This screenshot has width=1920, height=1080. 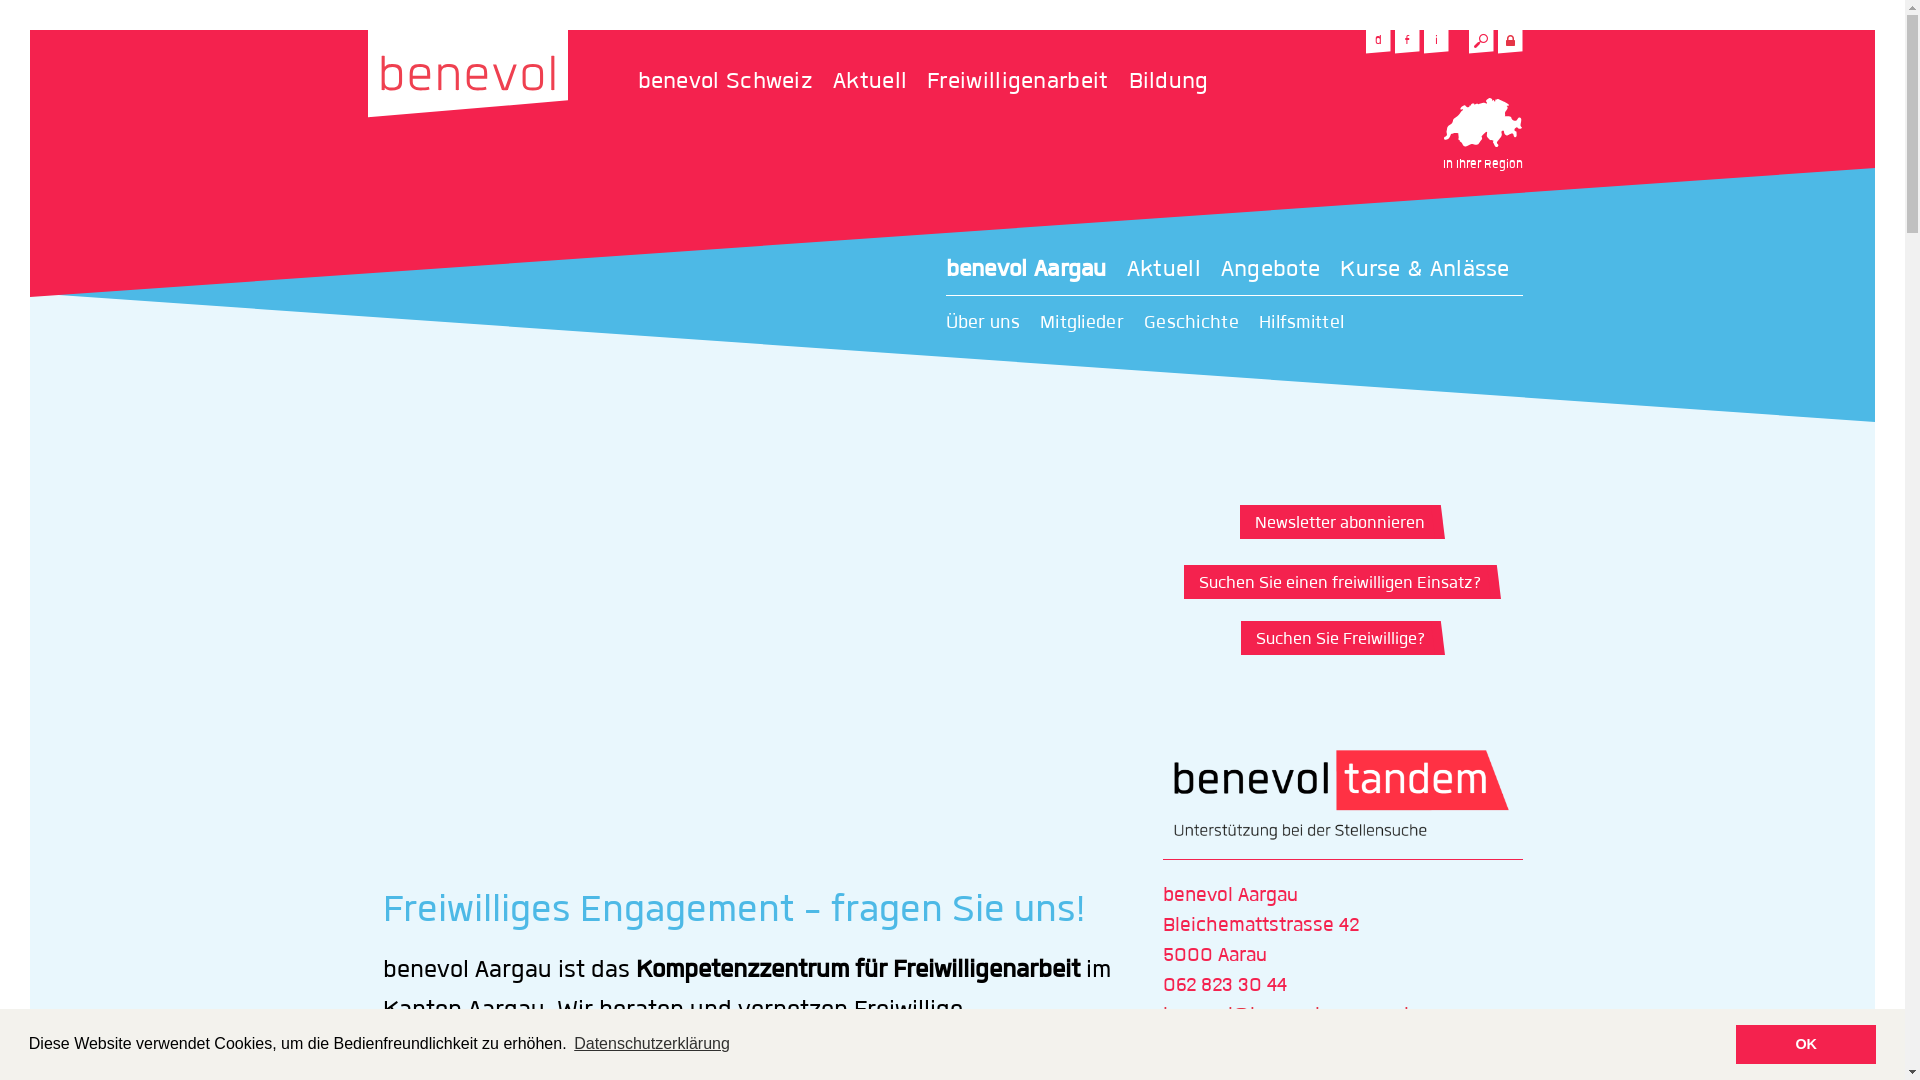 I want to click on 'benevol@benevol-aargau.ch', so click(x=1161, y=1014).